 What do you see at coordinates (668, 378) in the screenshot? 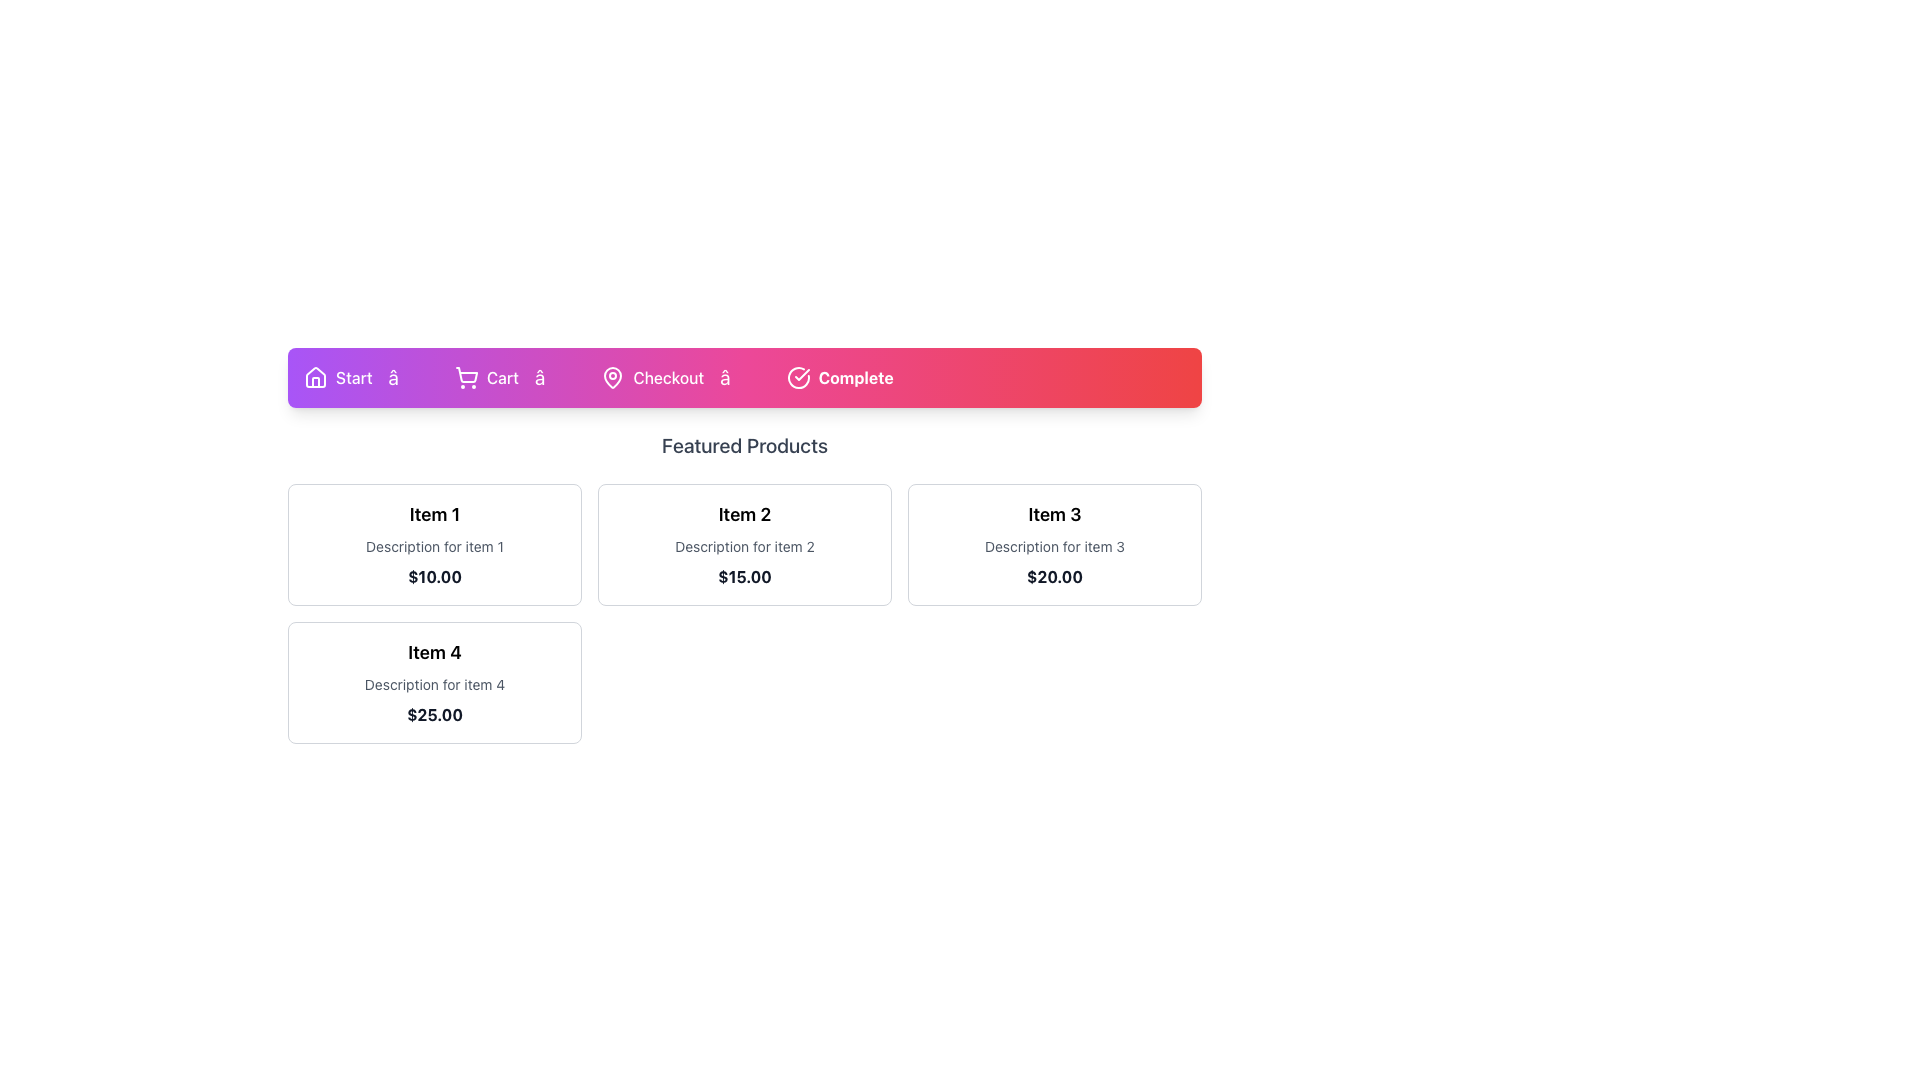
I see `the 'Checkout' text label located in the navigation bar, which is positioned between a map pin icon and another icon, with a gradient pink to red background` at bounding box center [668, 378].